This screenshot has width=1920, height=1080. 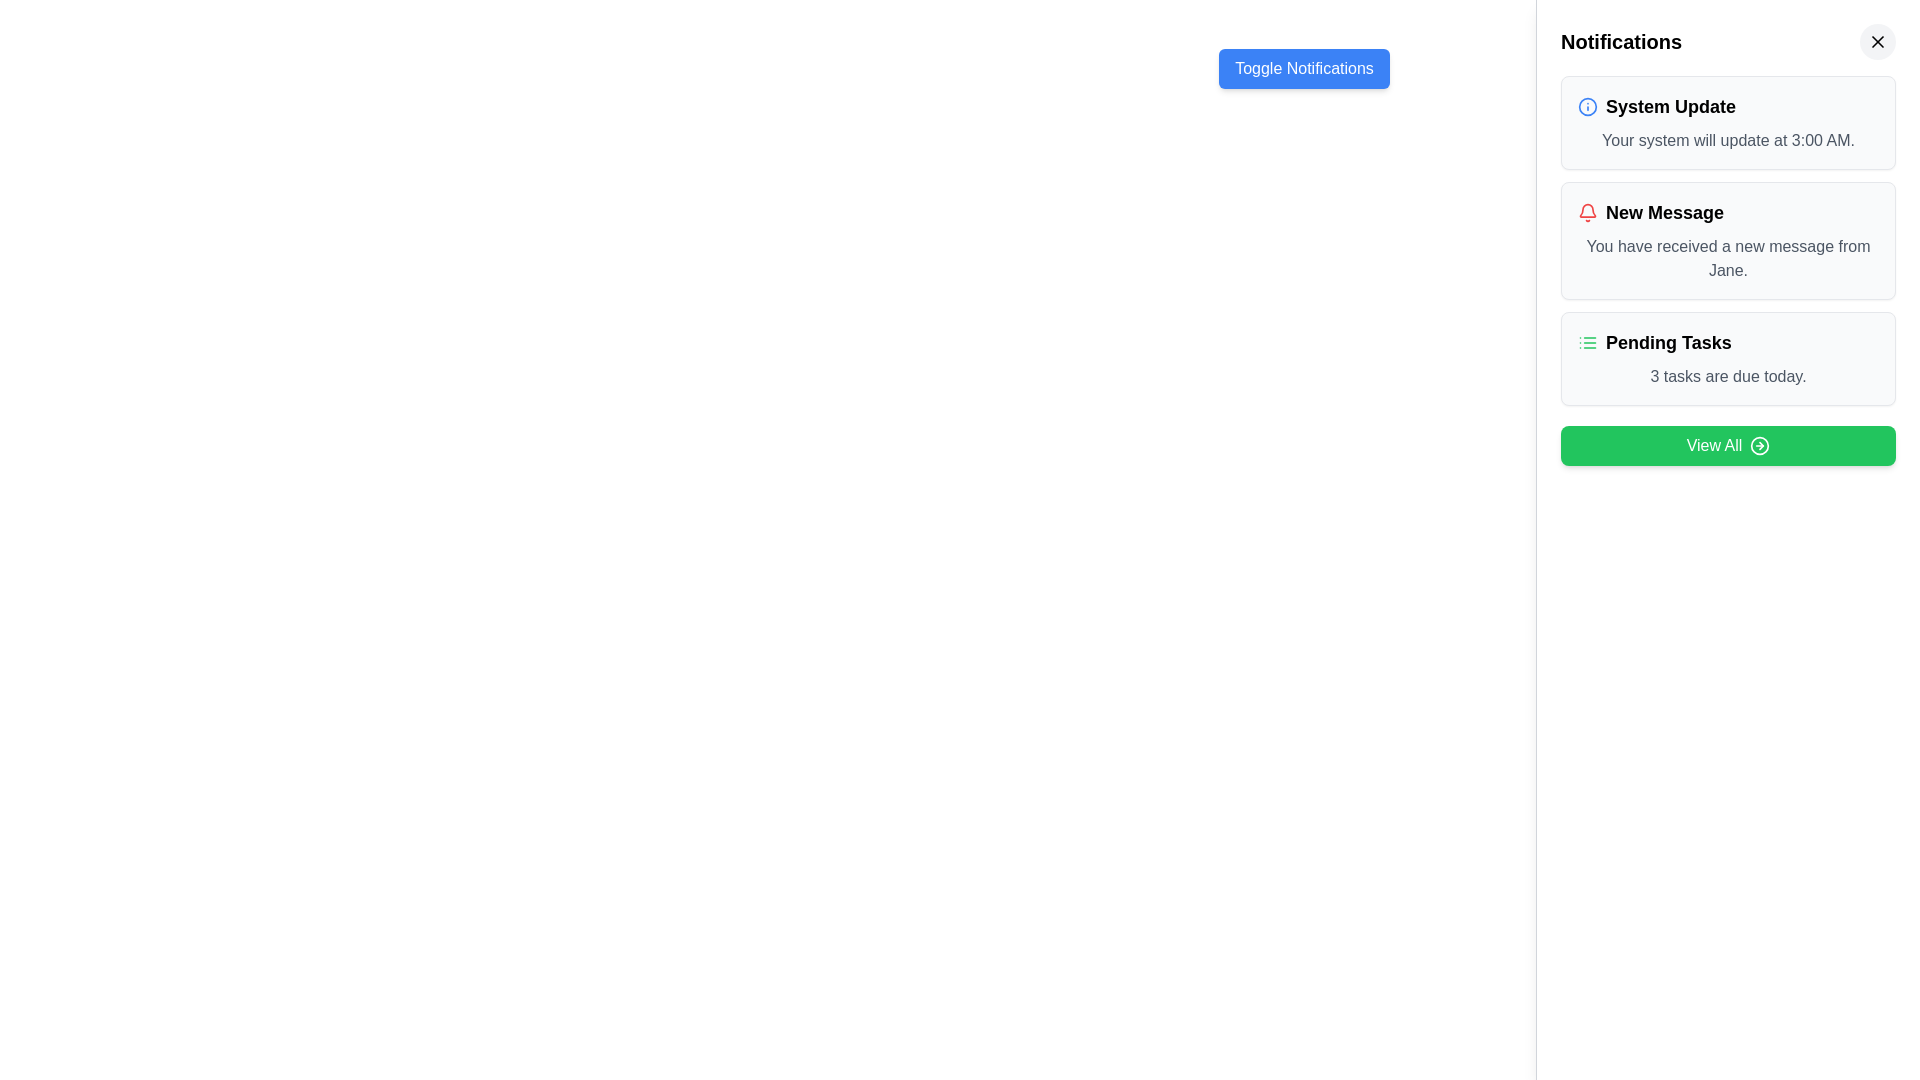 What do you see at coordinates (1587, 107) in the screenshot?
I see `the blue stroke circular graphic that serves as the primary part of the SVG icon located at the top-left corner of the 'System Update' notification card` at bounding box center [1587, 107].